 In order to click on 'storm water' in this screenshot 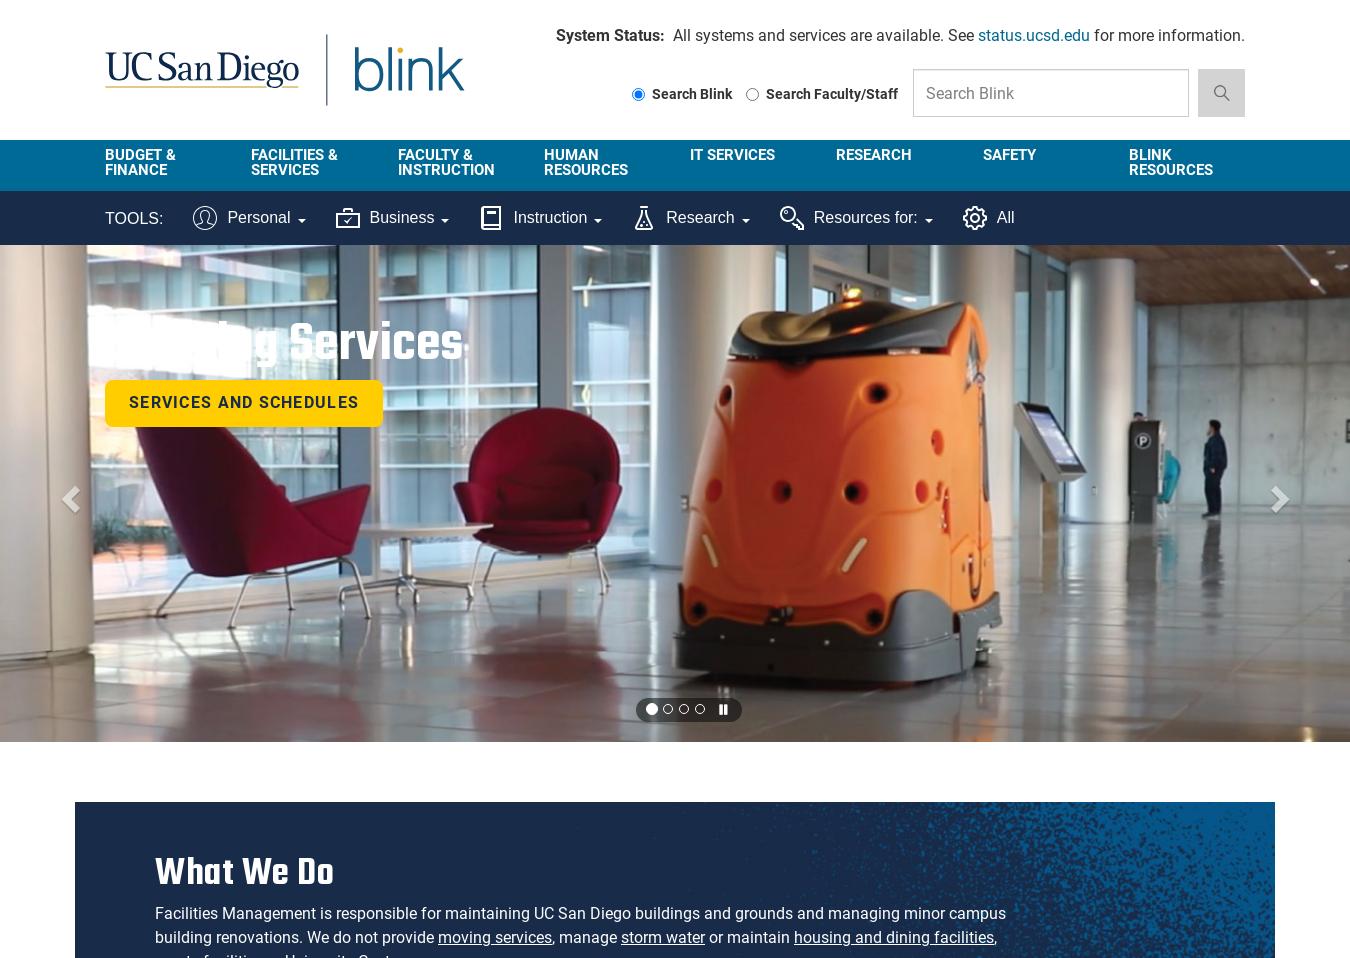, I will do `click(662, 937)`.